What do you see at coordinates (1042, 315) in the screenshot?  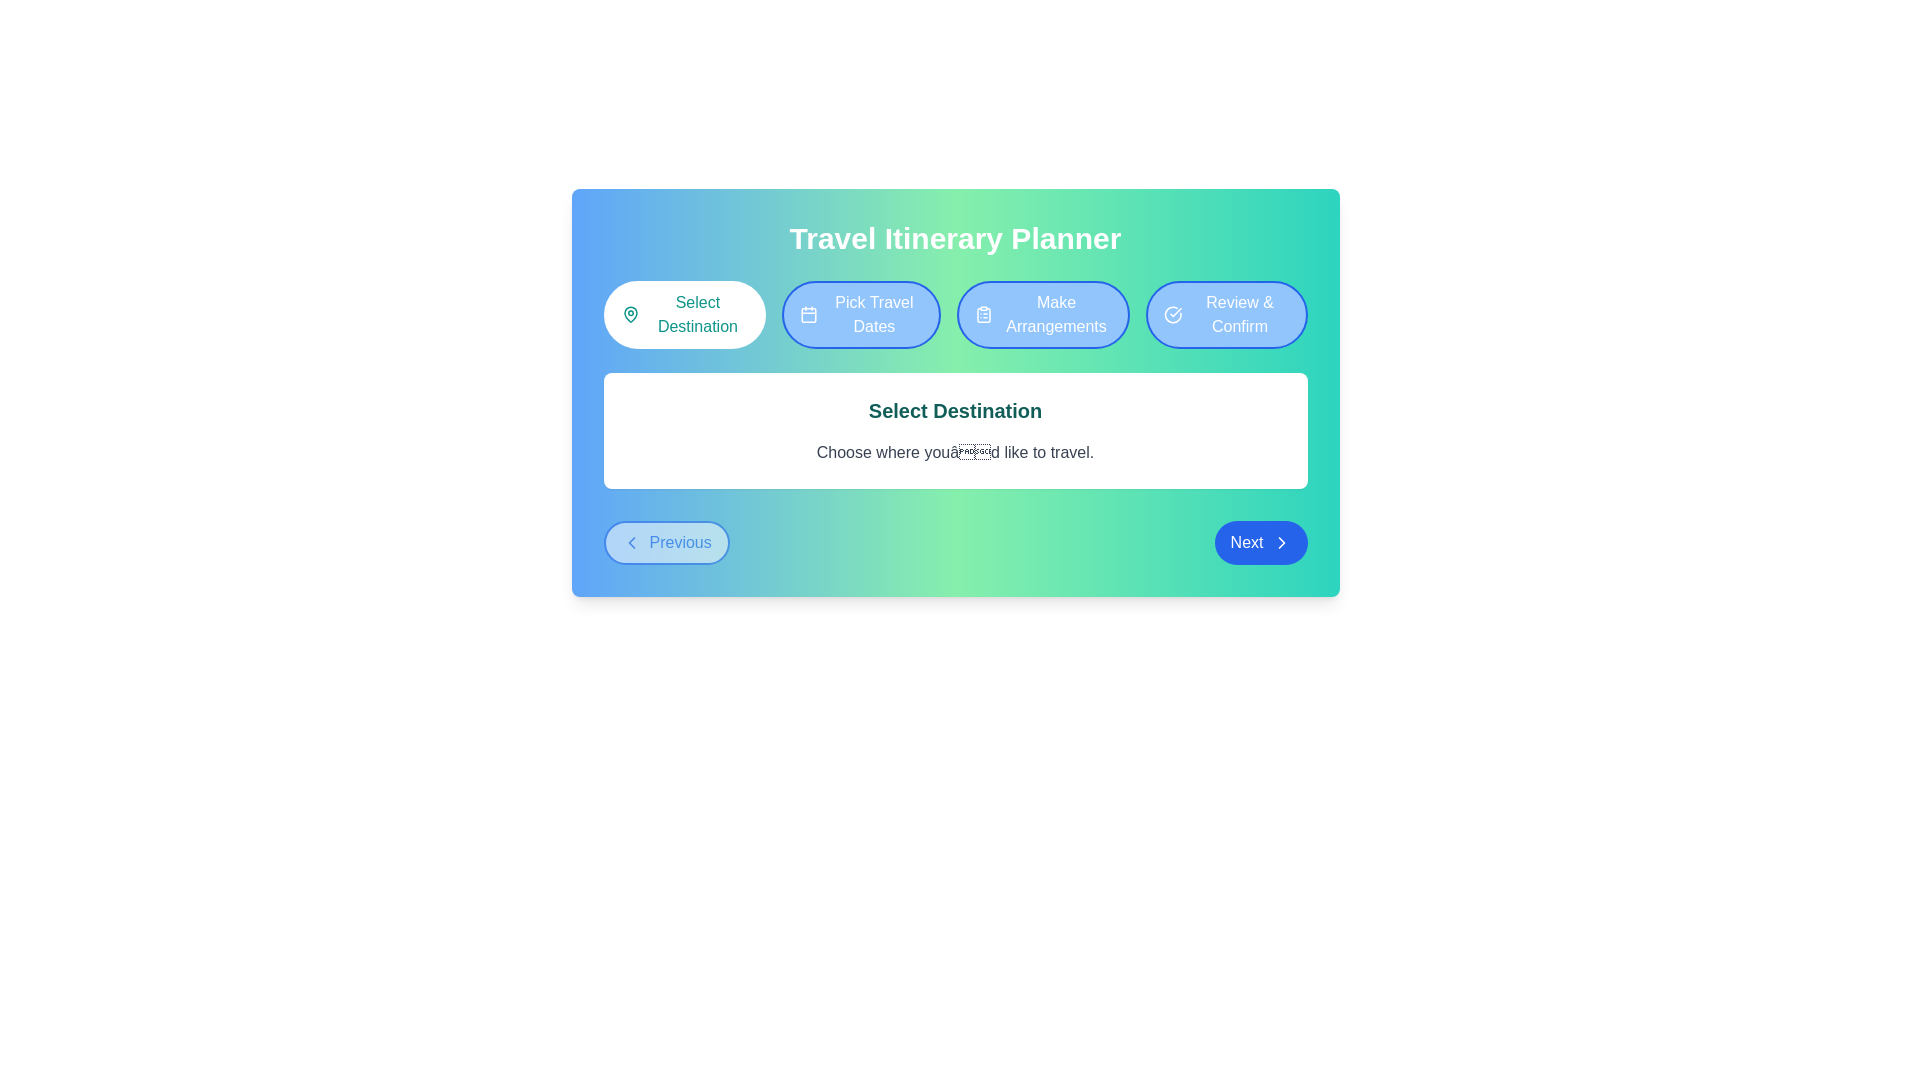 I see `the 'Make Arrangements' button, which is the third button in a horizontal sequence of four buttons at the top-center of the view` at bounding box center [1042, 315].